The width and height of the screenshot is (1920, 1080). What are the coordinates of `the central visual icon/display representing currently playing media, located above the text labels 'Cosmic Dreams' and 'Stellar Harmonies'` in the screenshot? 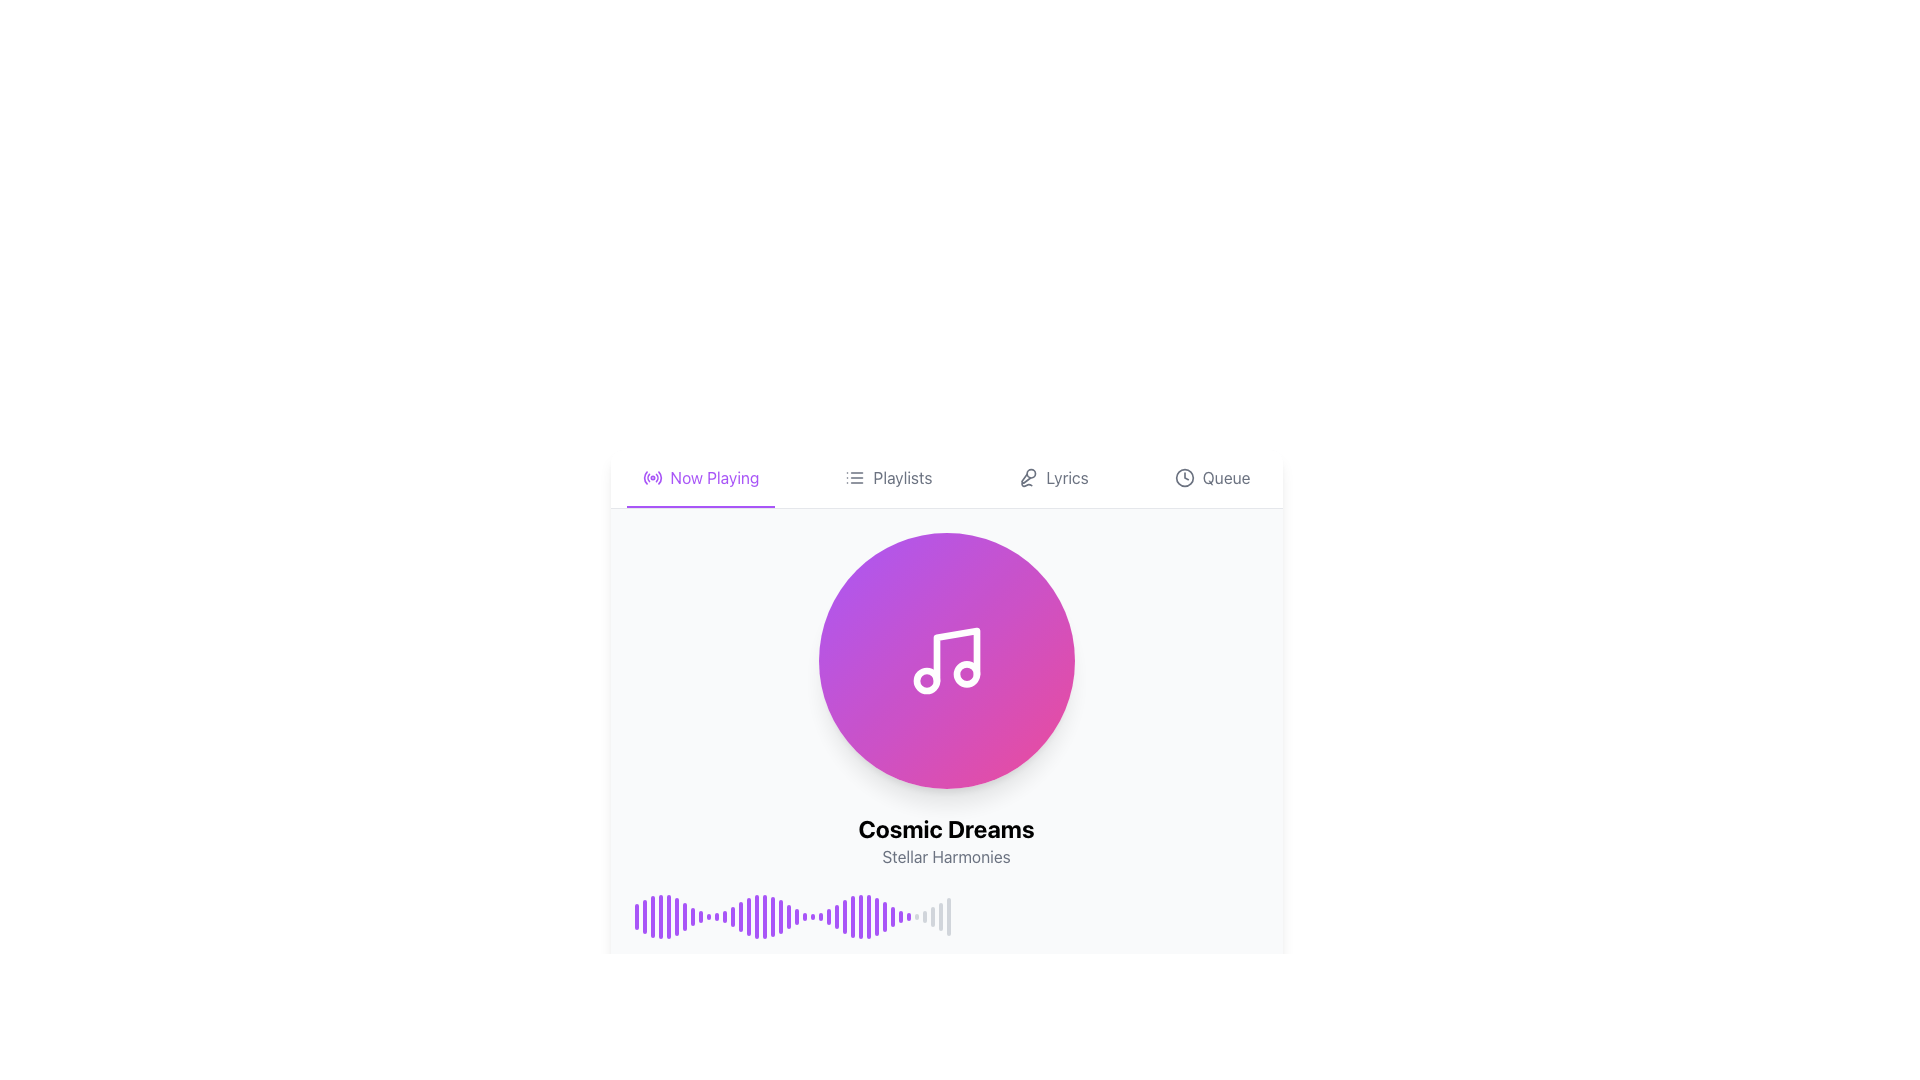 It's located at (945, 660).